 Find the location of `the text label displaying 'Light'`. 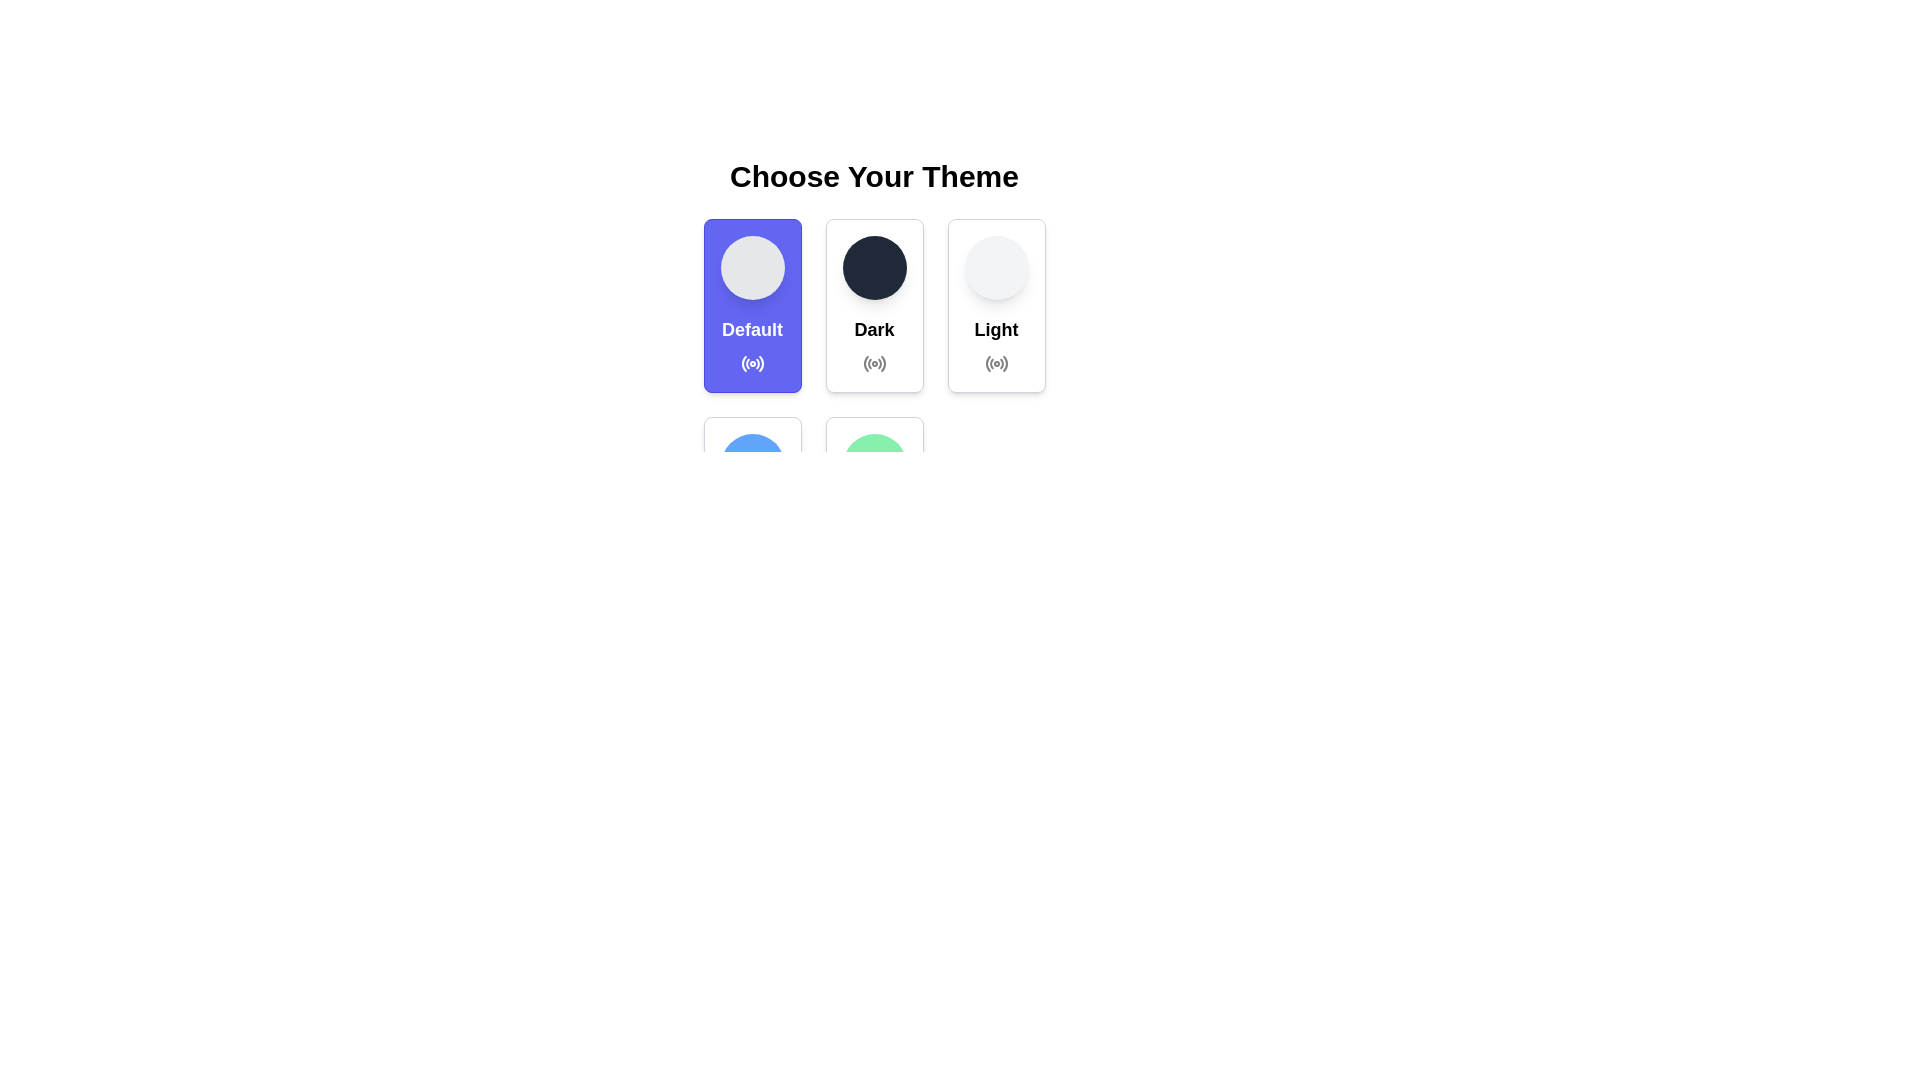

the text label displaying 'Light' is located at coordinates (996, 329).